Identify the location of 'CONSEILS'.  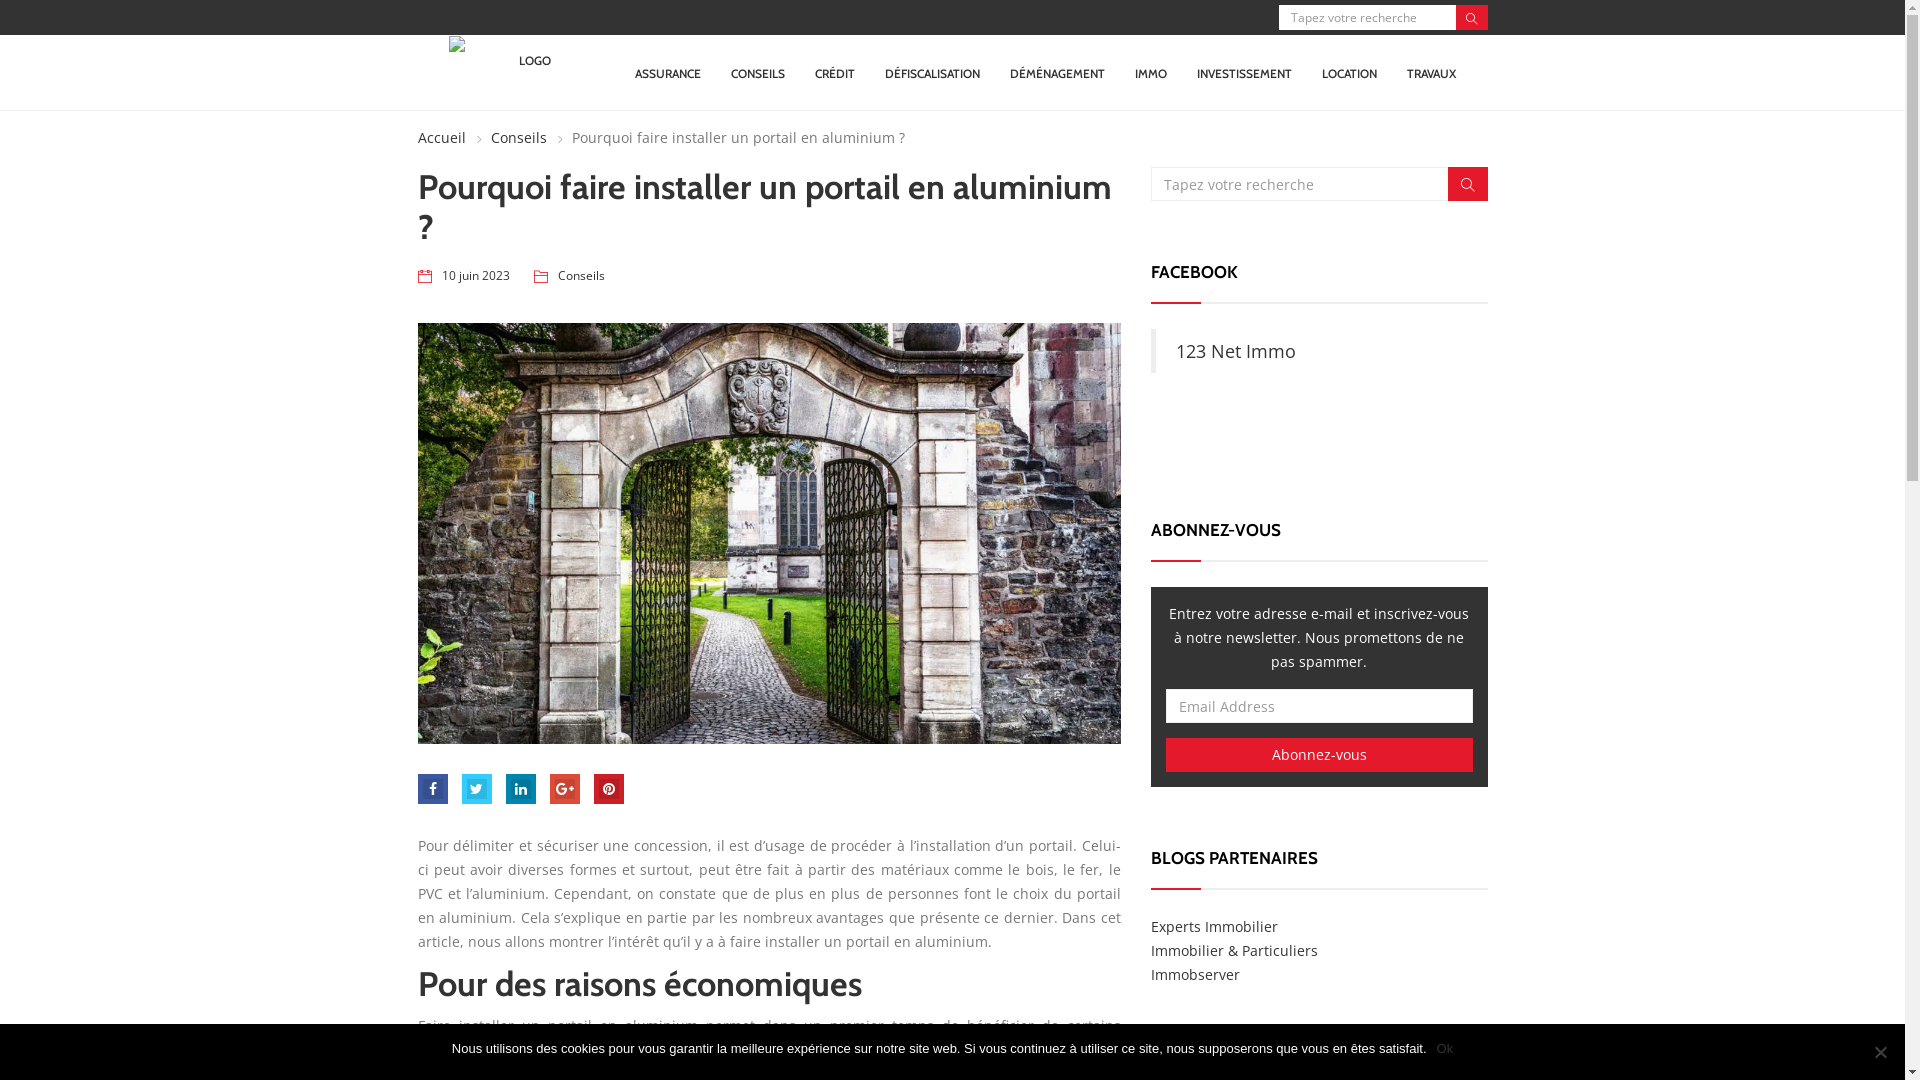
(757, 72).